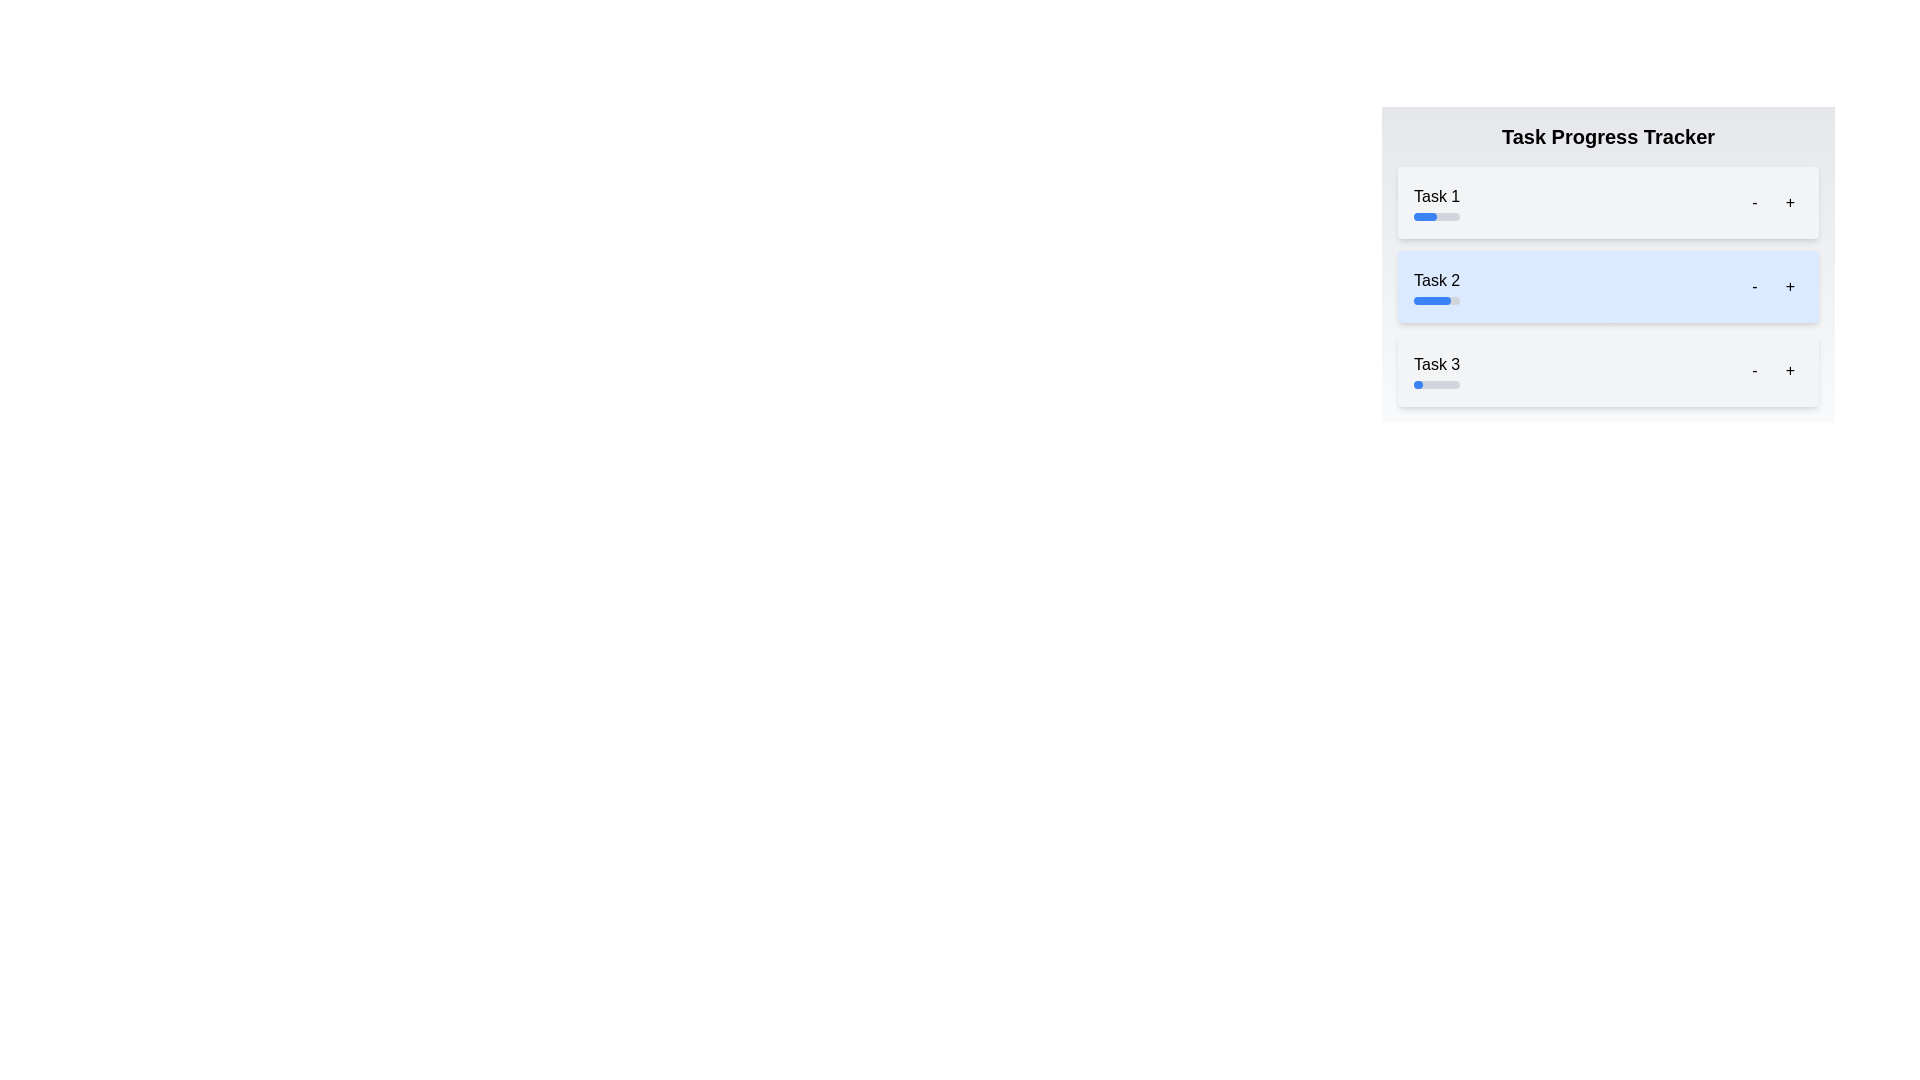 The image size is (1920, 1080). I want to click on the Task 1 progress adjustment button (increment), so click(1790, 203).